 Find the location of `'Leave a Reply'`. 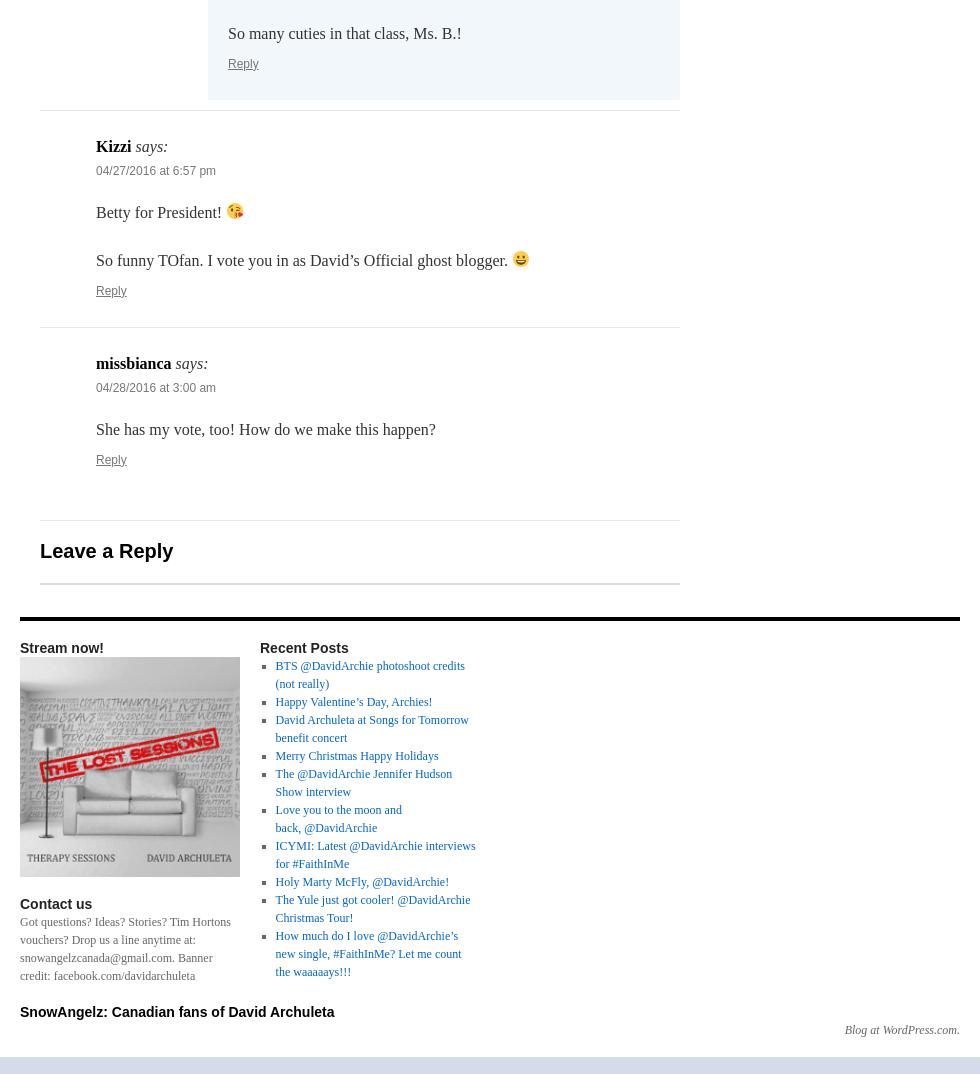

'Leave a Reply' is located at coordinates (106, 548).